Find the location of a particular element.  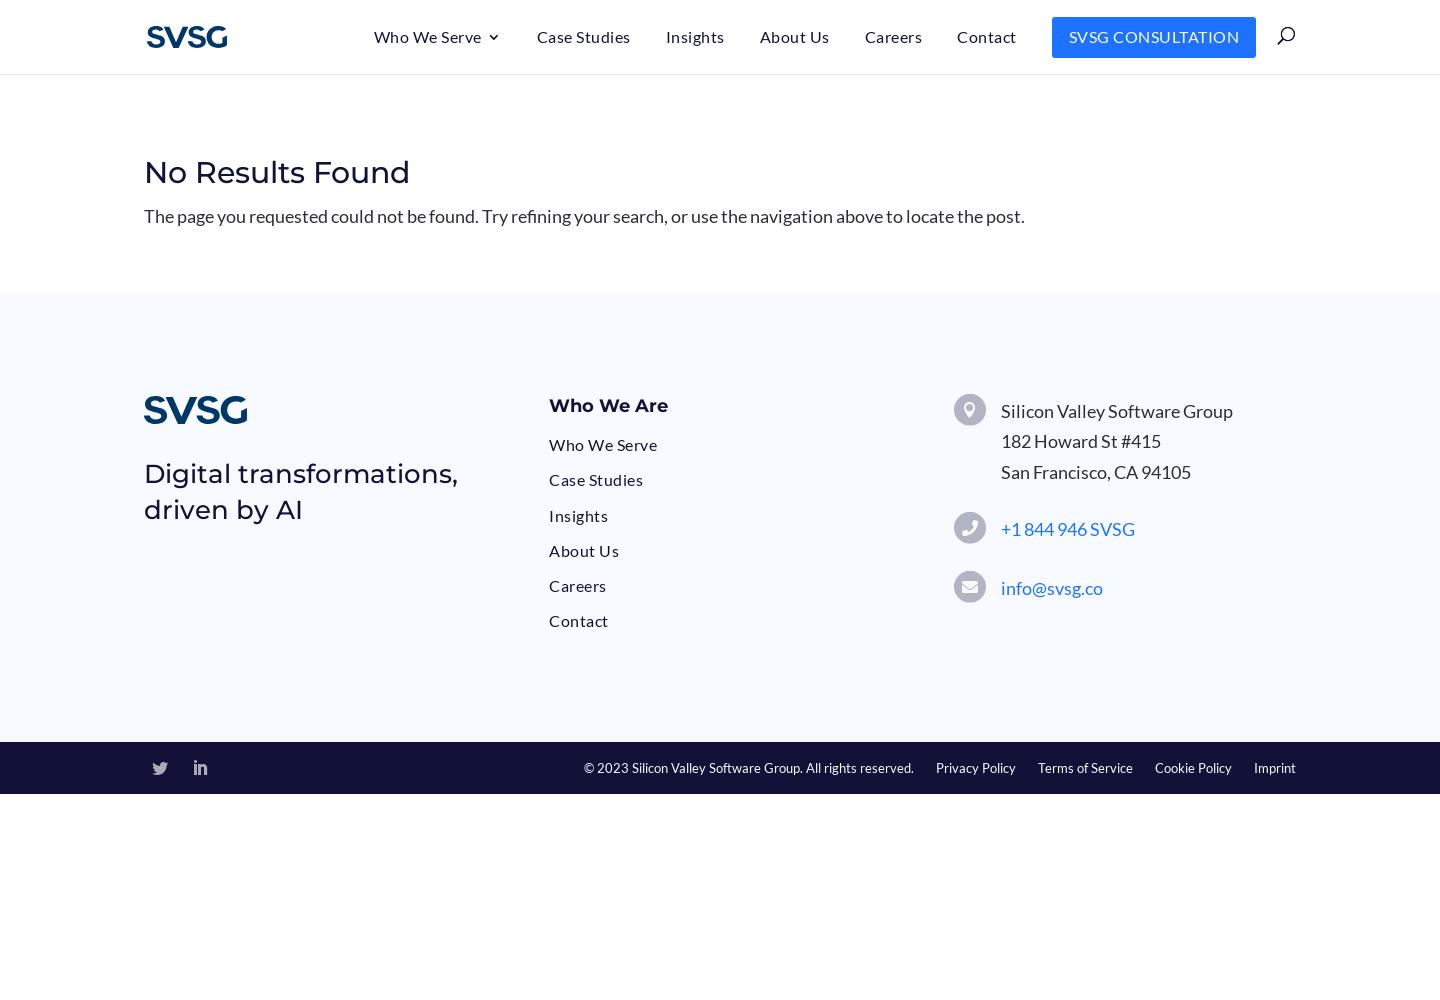

'Silicon Valley Software Group' is located at coordinates (999, 410).